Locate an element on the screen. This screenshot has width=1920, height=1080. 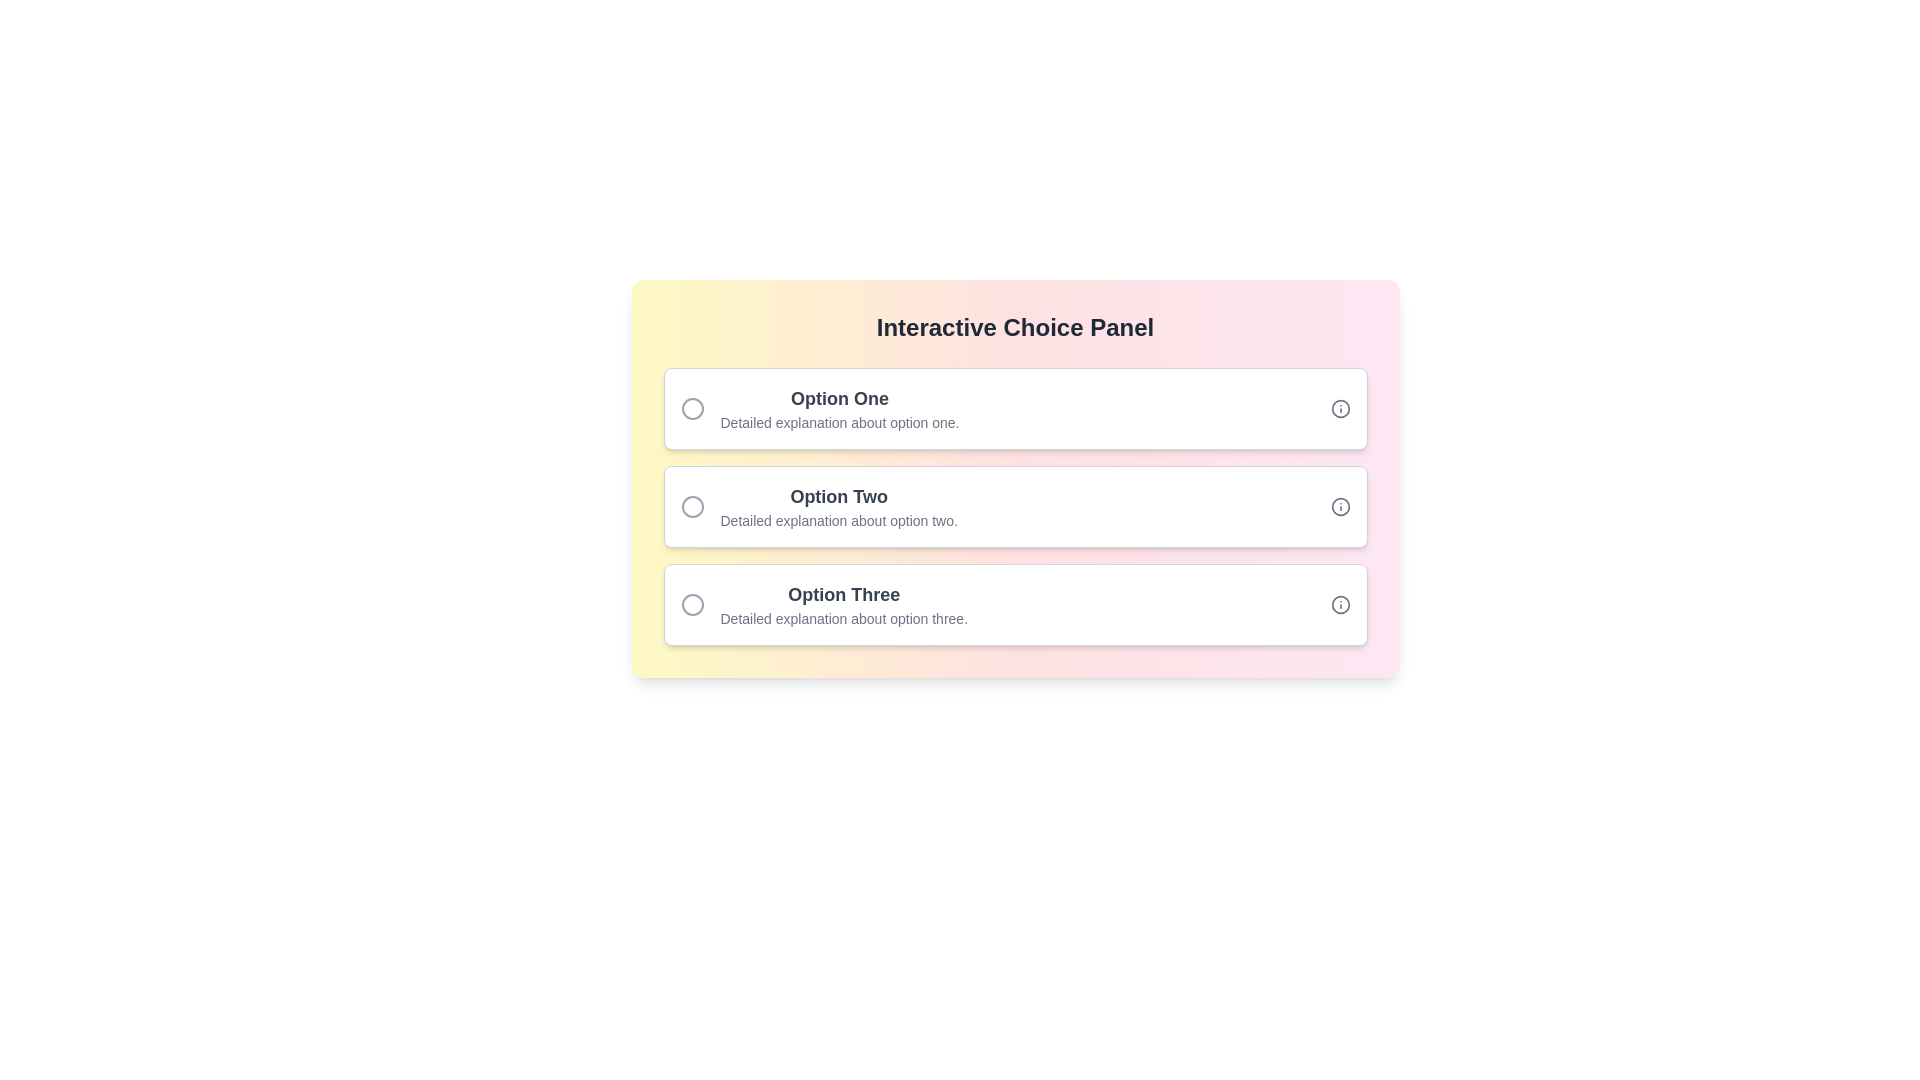
the third selectable option panel labeled 'Option Three' is located at coordinates (1015, 604).